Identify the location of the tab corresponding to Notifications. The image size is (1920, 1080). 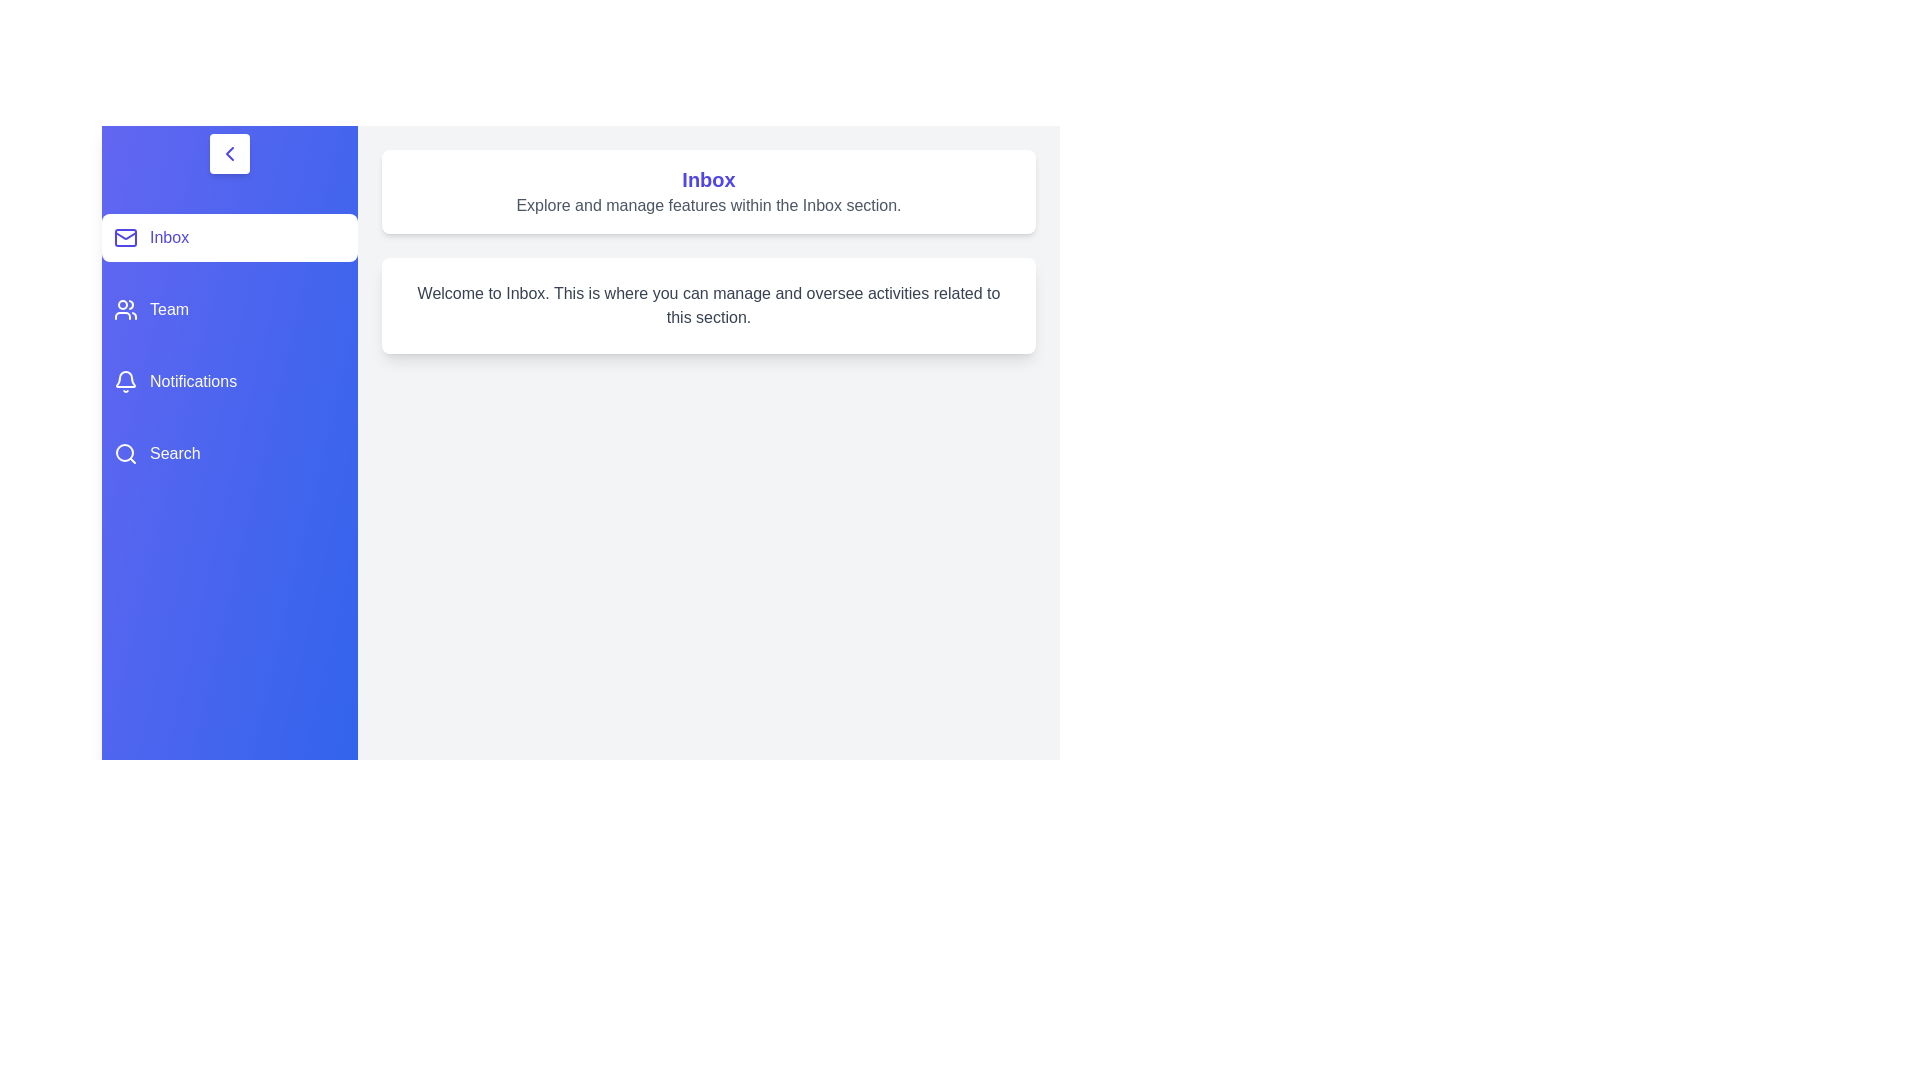
(230, 381).